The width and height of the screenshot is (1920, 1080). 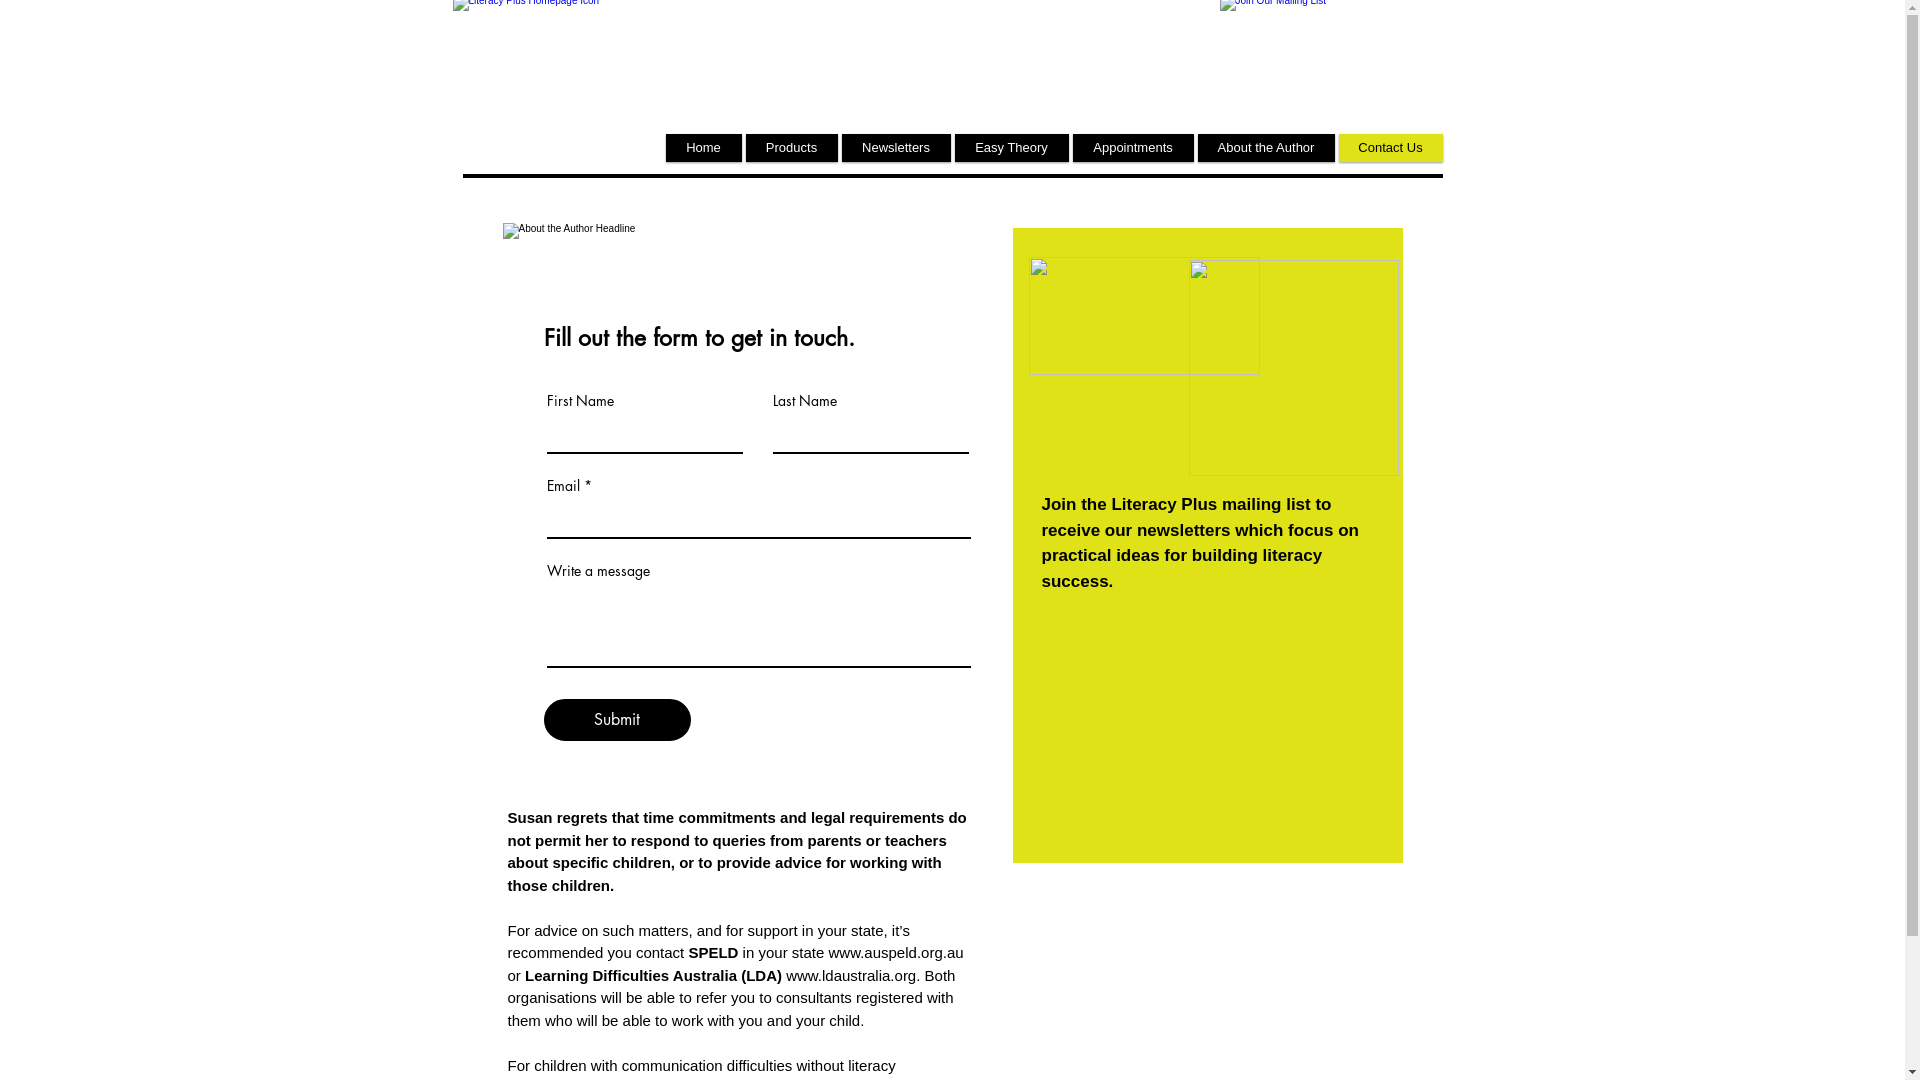 I want to click on 'Submit', so click(x=616, y=720).